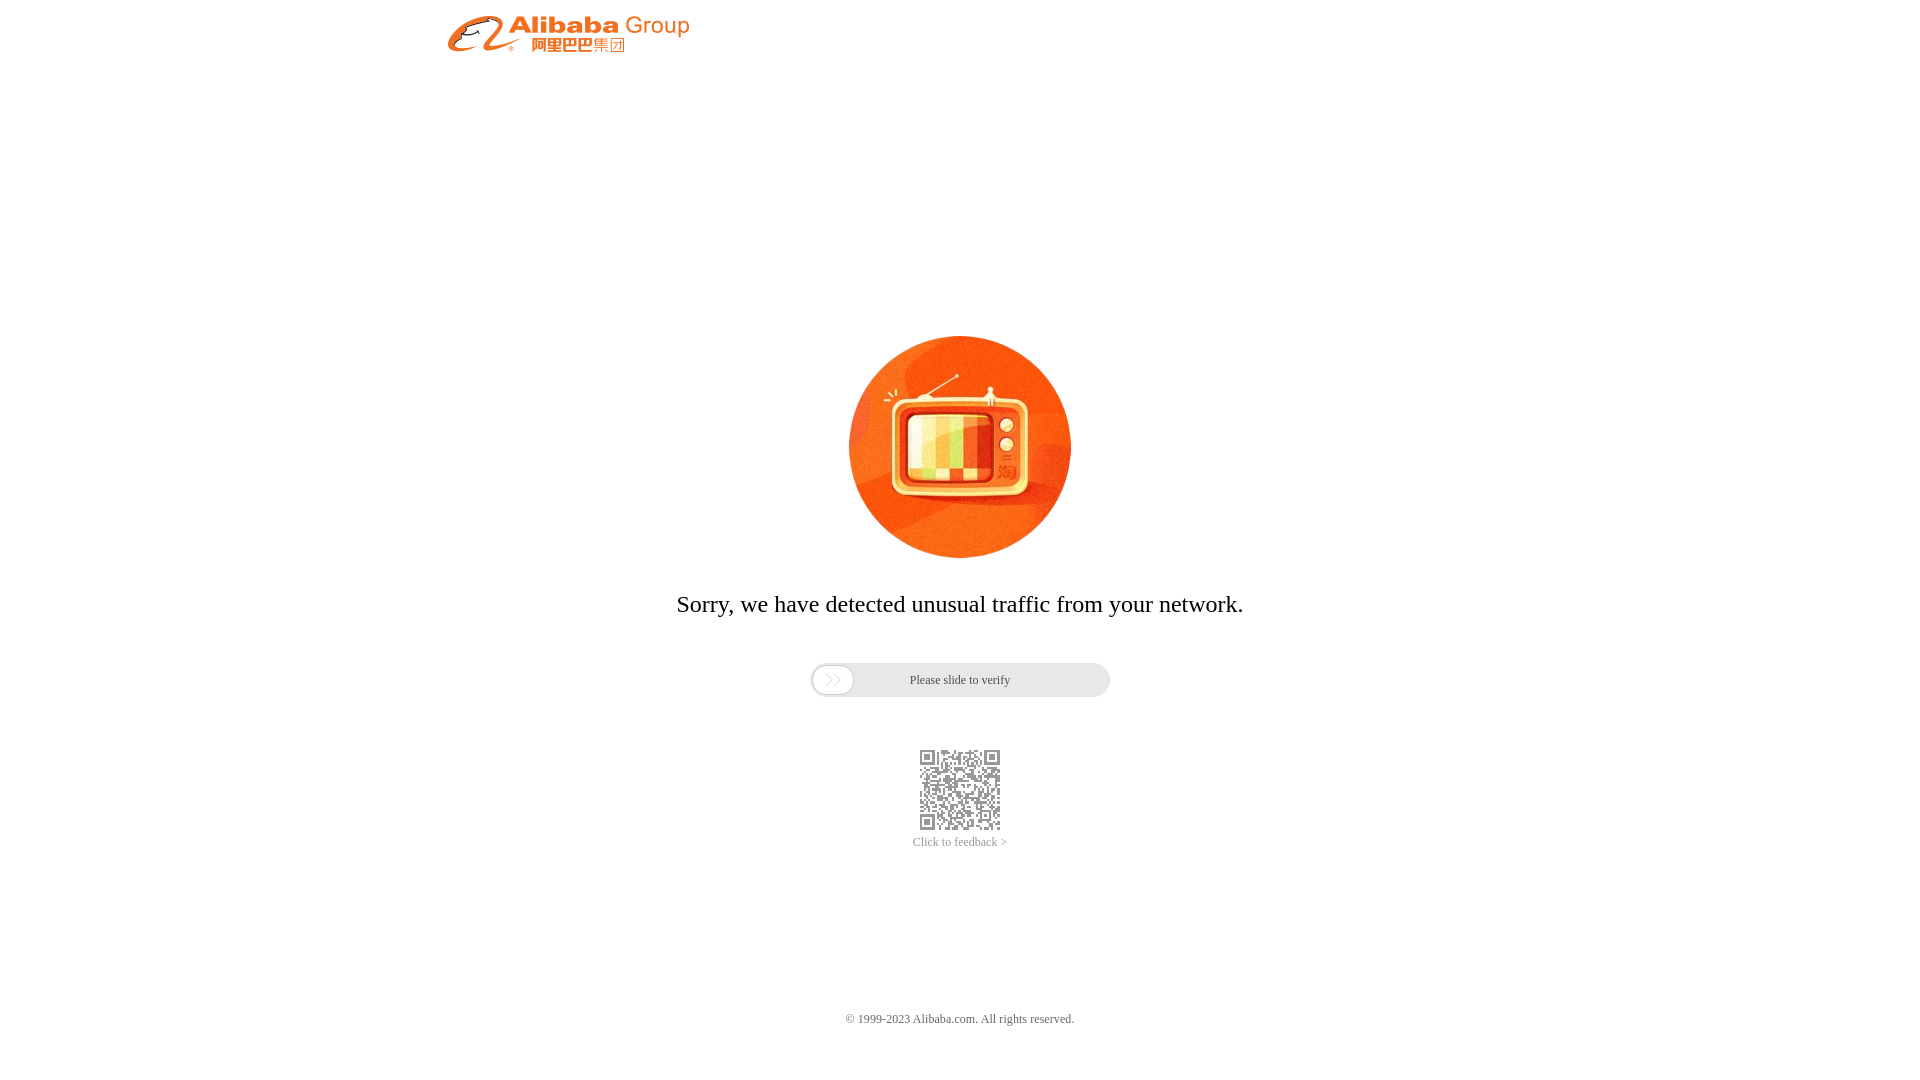 The height and width of the screenshot is (1080, 1920). I want to click on 'Click to feedback >', so click(960, 842).